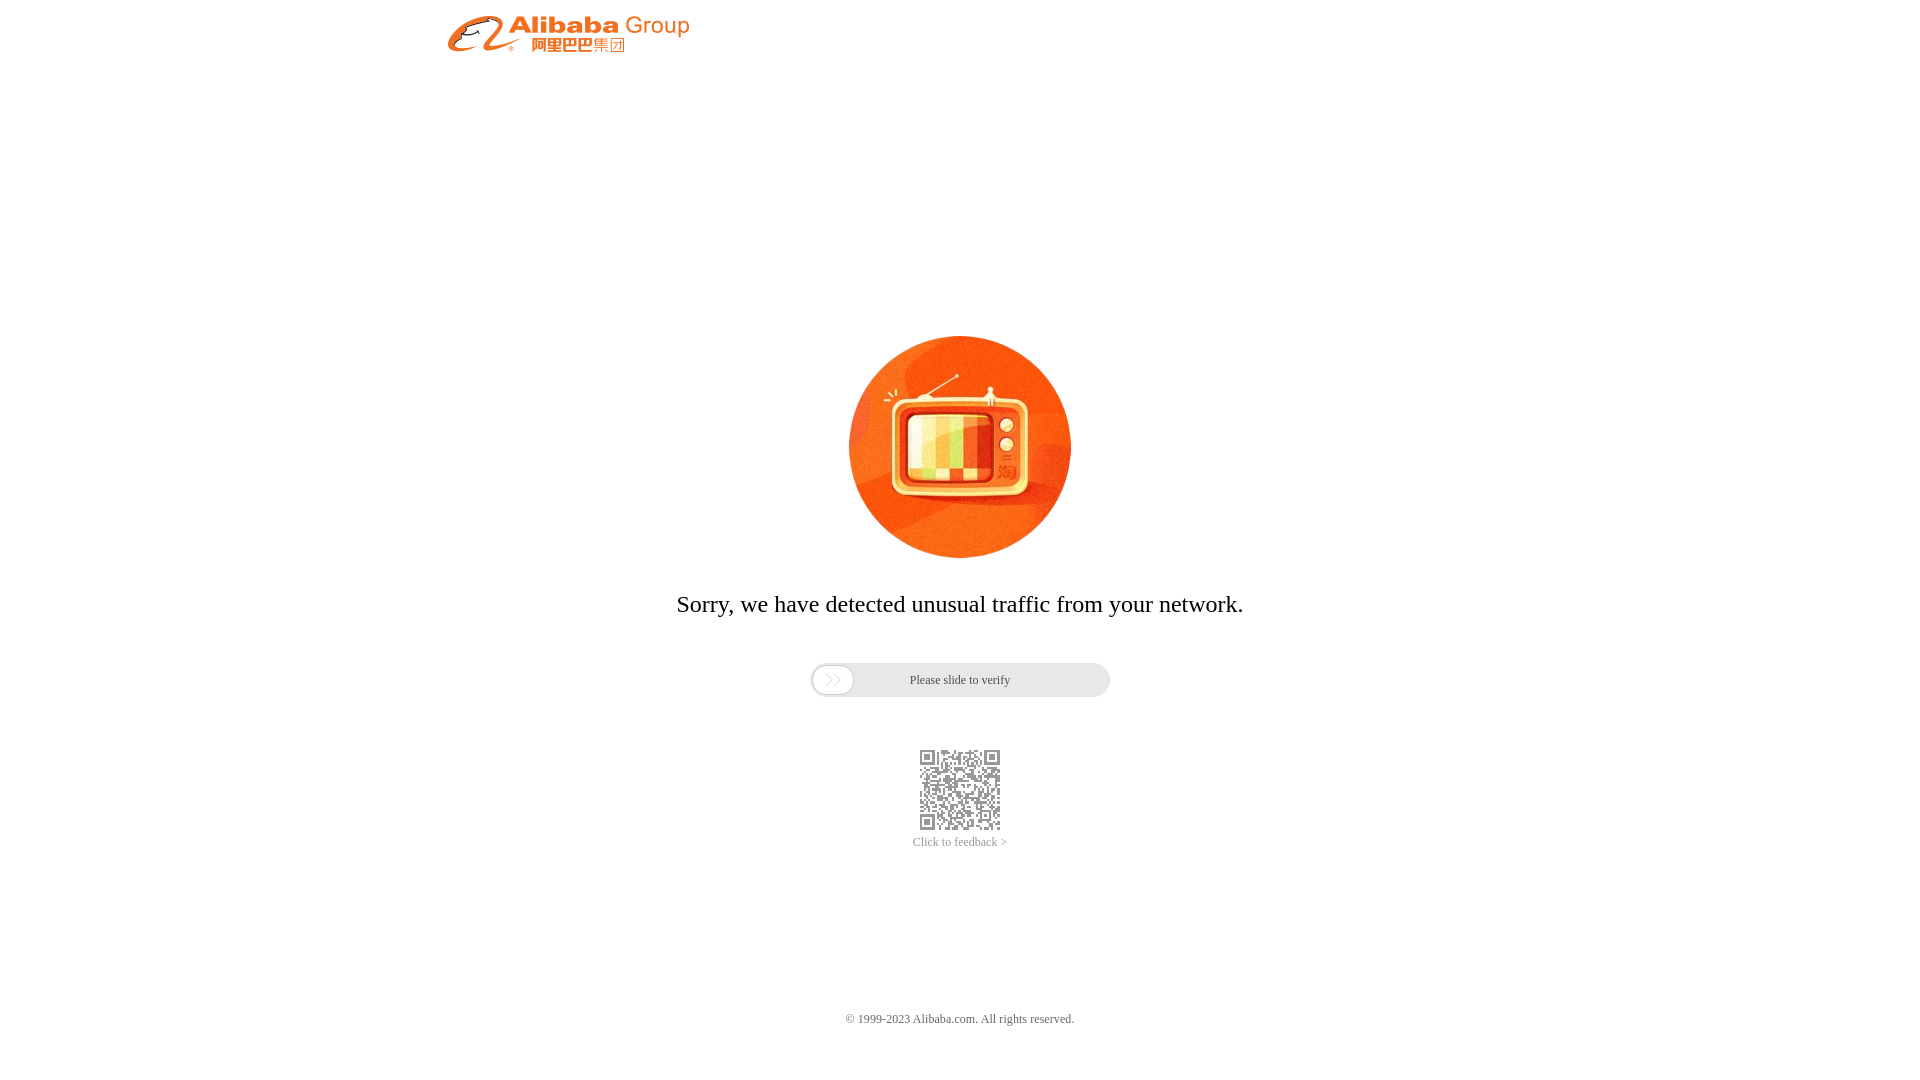 The height and width of the screenshot is (1080, 1920). I want to click on 'Click to feedback >', so click(960, 842).